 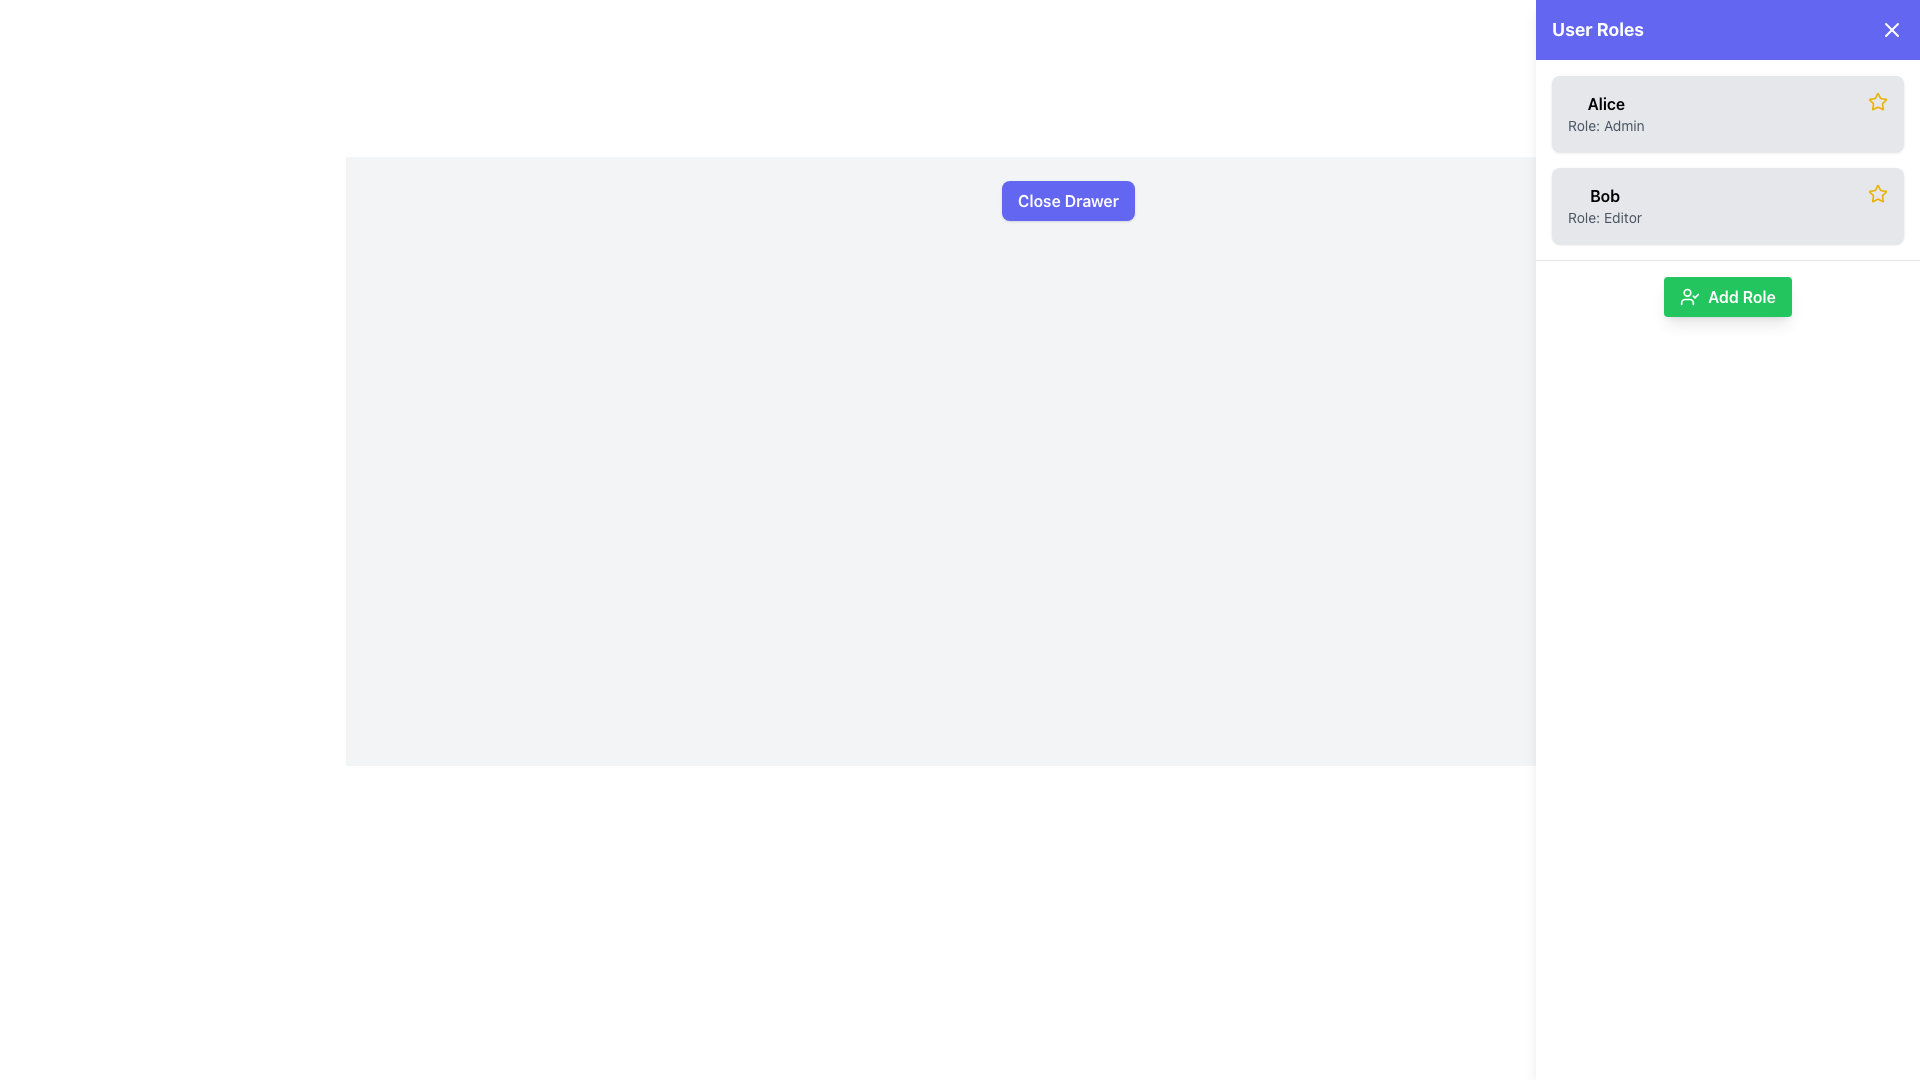 What do you see at coordinates (1876, 193) in the screenshot?
I see `the star icon located at the top-right corner of Bob's user card` at bounding box center [1876, 193].